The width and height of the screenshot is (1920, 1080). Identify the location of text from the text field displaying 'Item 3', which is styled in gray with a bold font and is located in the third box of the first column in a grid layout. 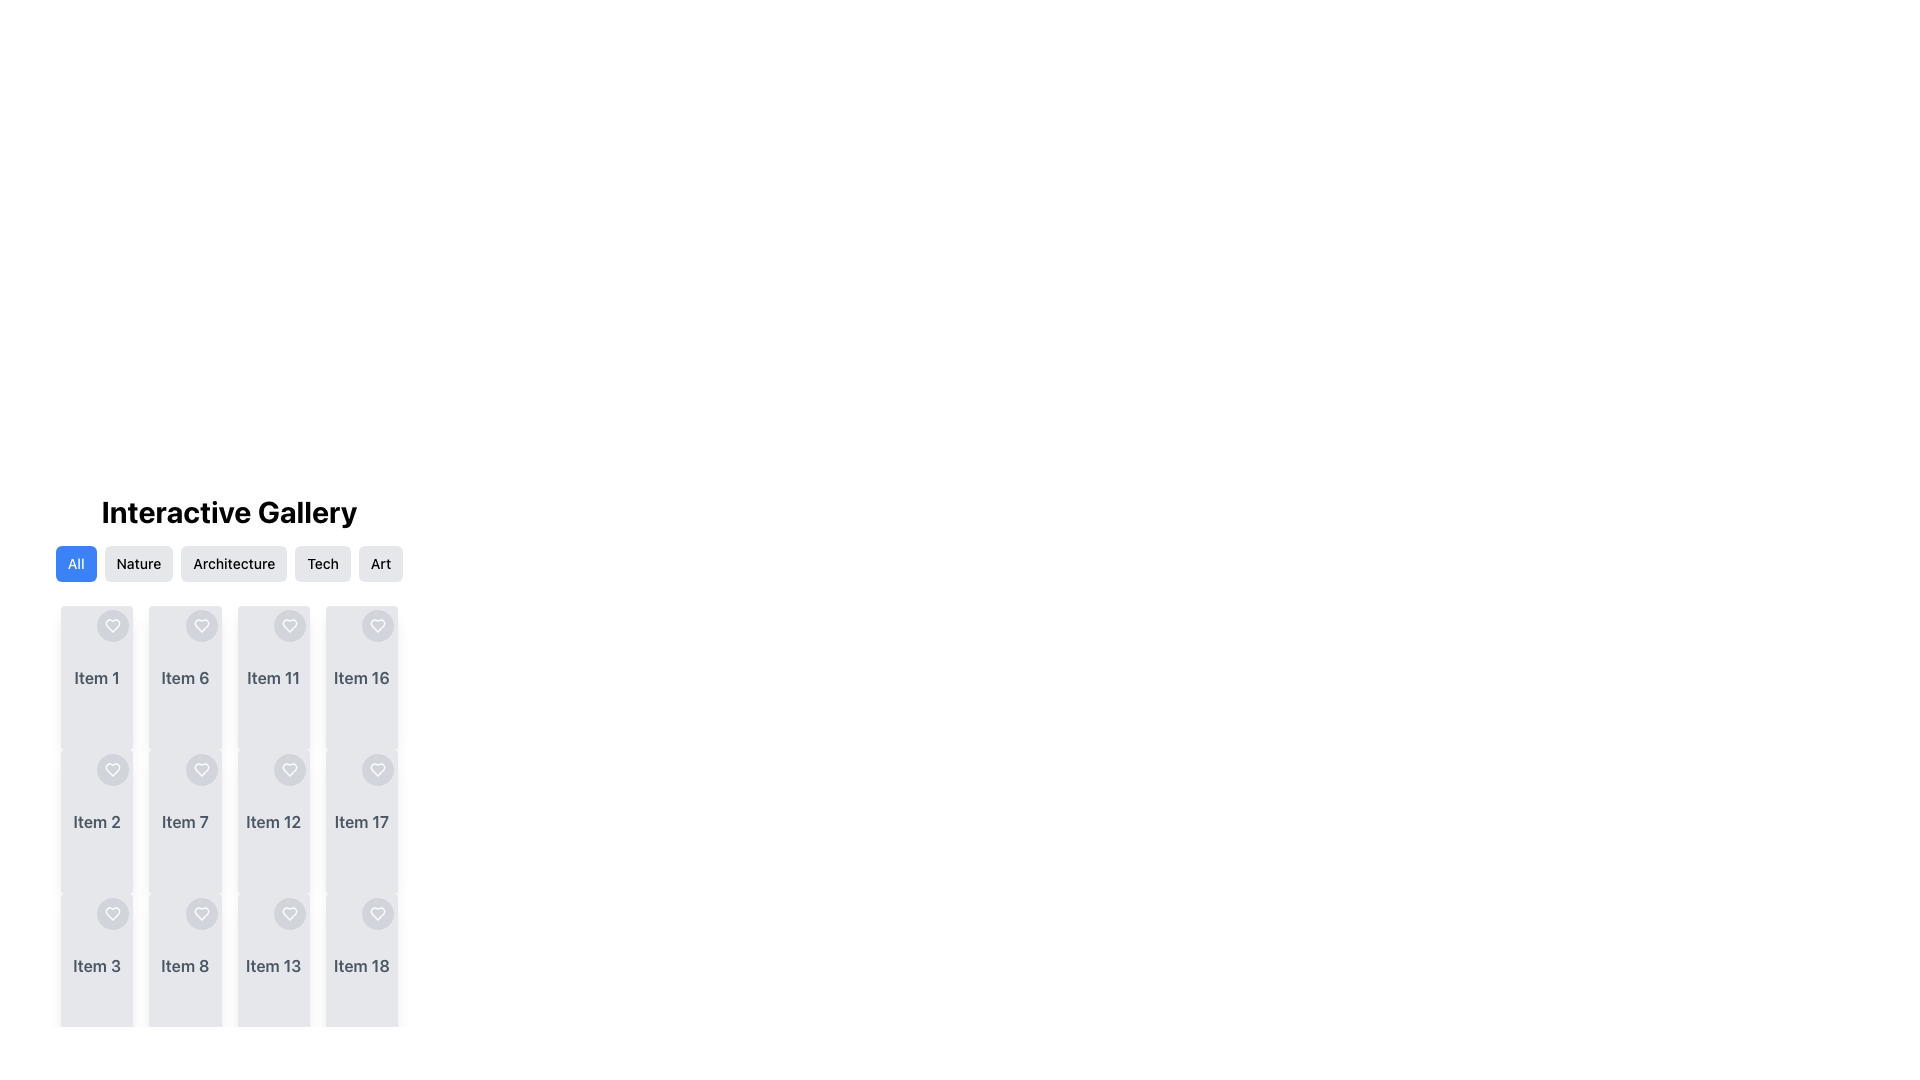
(96, 964).